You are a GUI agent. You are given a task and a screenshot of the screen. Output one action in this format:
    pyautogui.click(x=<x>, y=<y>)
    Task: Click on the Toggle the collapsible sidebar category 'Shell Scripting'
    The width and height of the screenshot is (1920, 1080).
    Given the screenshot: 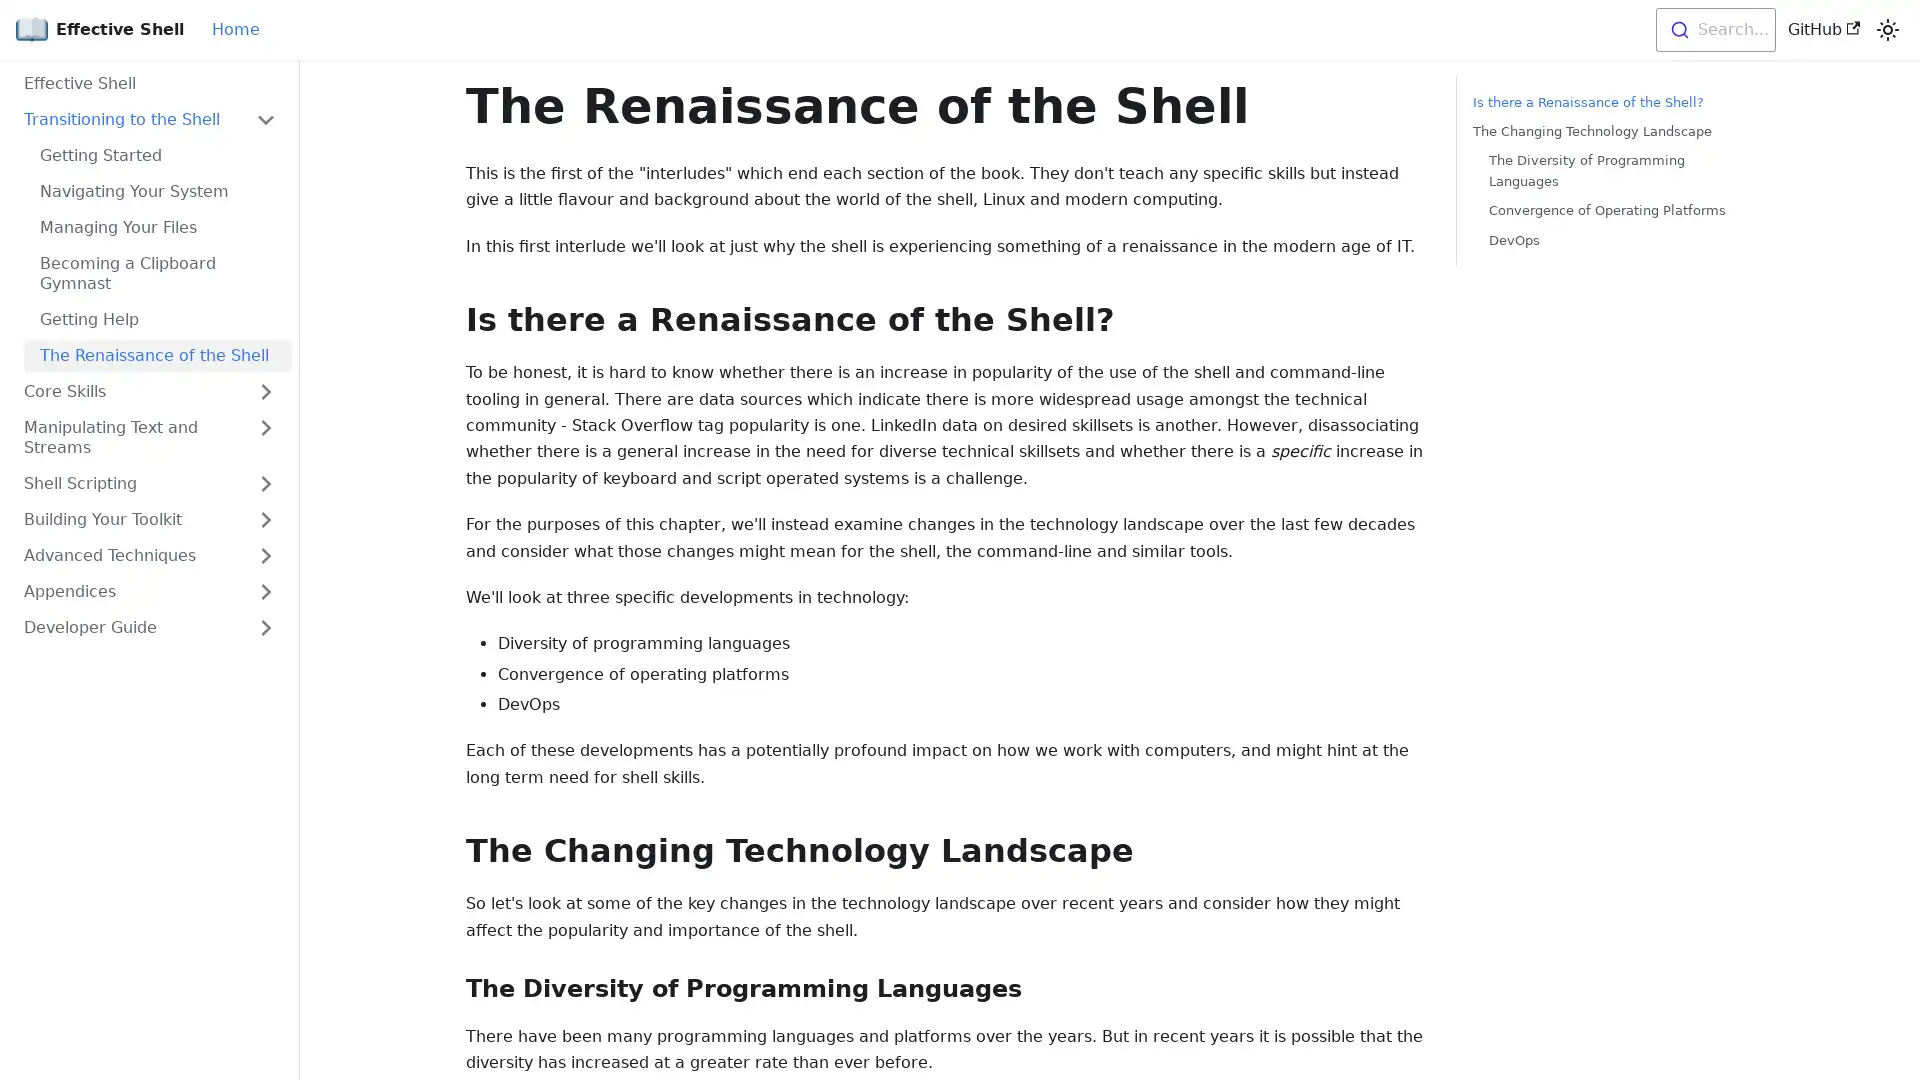 What is the action you would take?
    pyautogui.click(x=264, y=483)
    